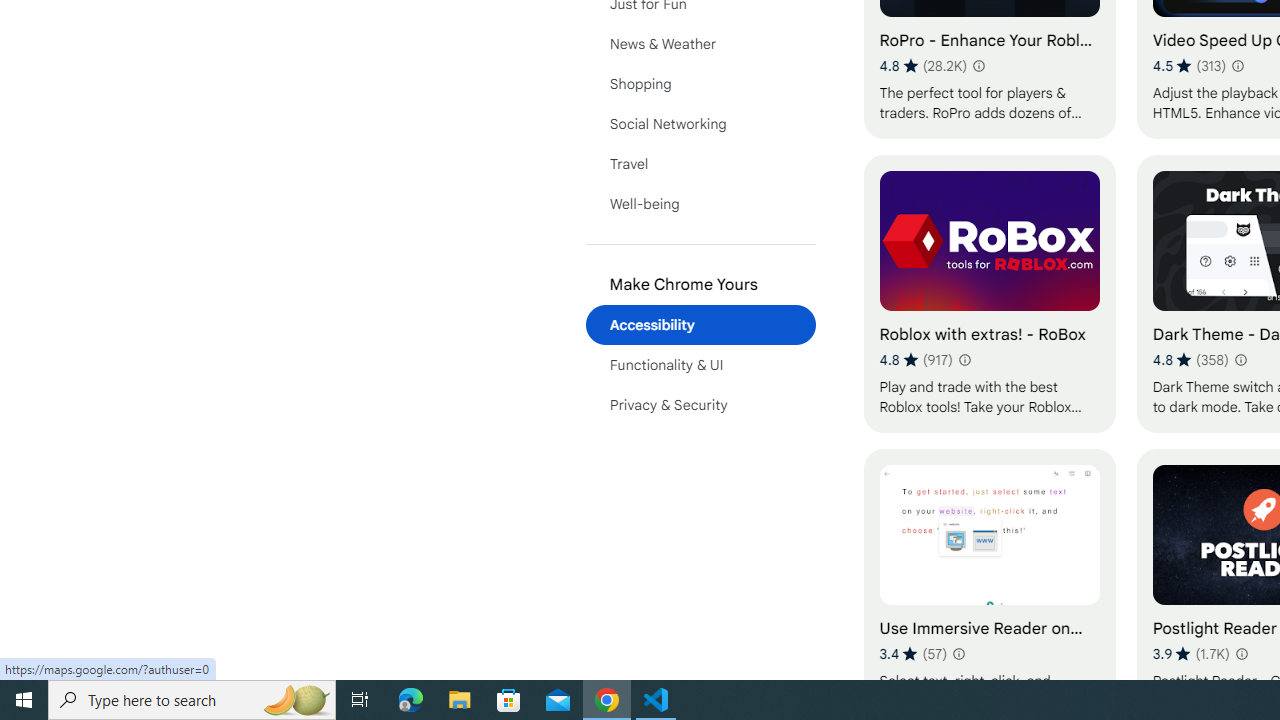 This screenshot has height=720, width=1280. What do you see at coordinates (1189, 65) in the screenshot?
I see `'Average rating 4.5 out of 5 stars. 313 ratings.'` at bounding box center [1189, 65].